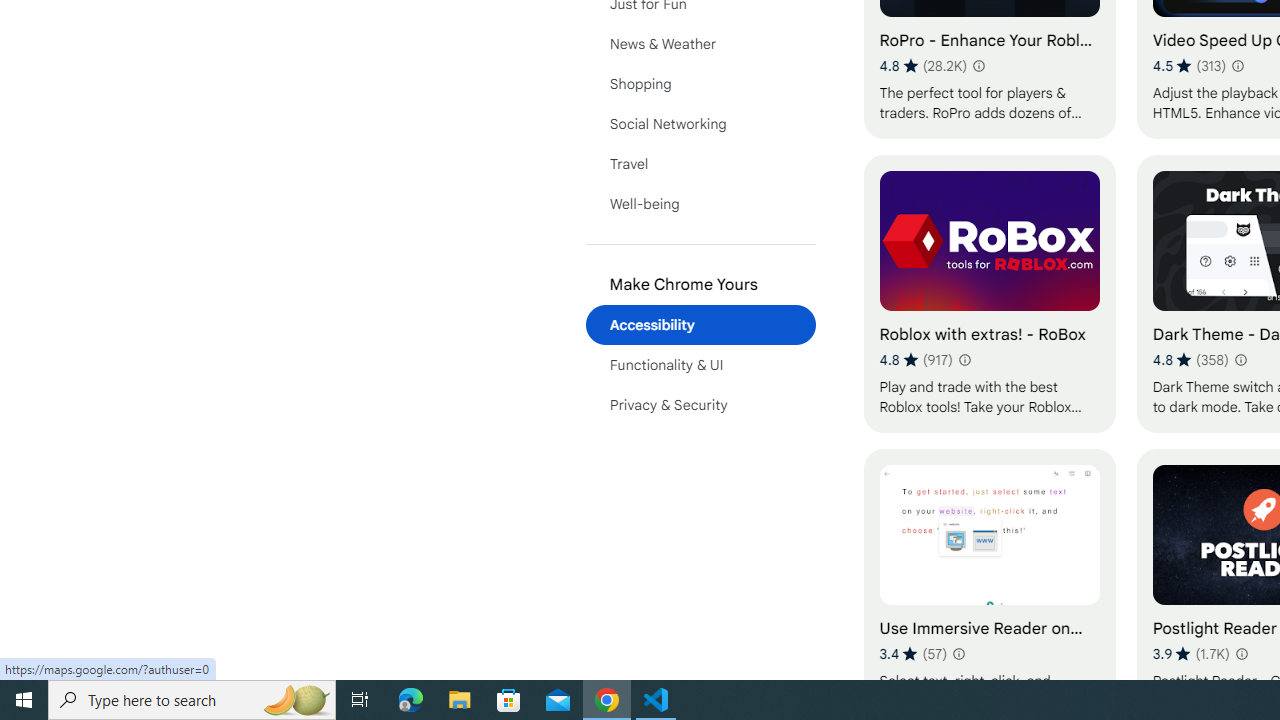 This screenshot has height=720, width=1280. What do you see at coordinates (1189, 65) in the screenshot?
I see `'Average rating 4.5 out of 5 stars. 313 ratings.'` at bounding box center [1189, 65].